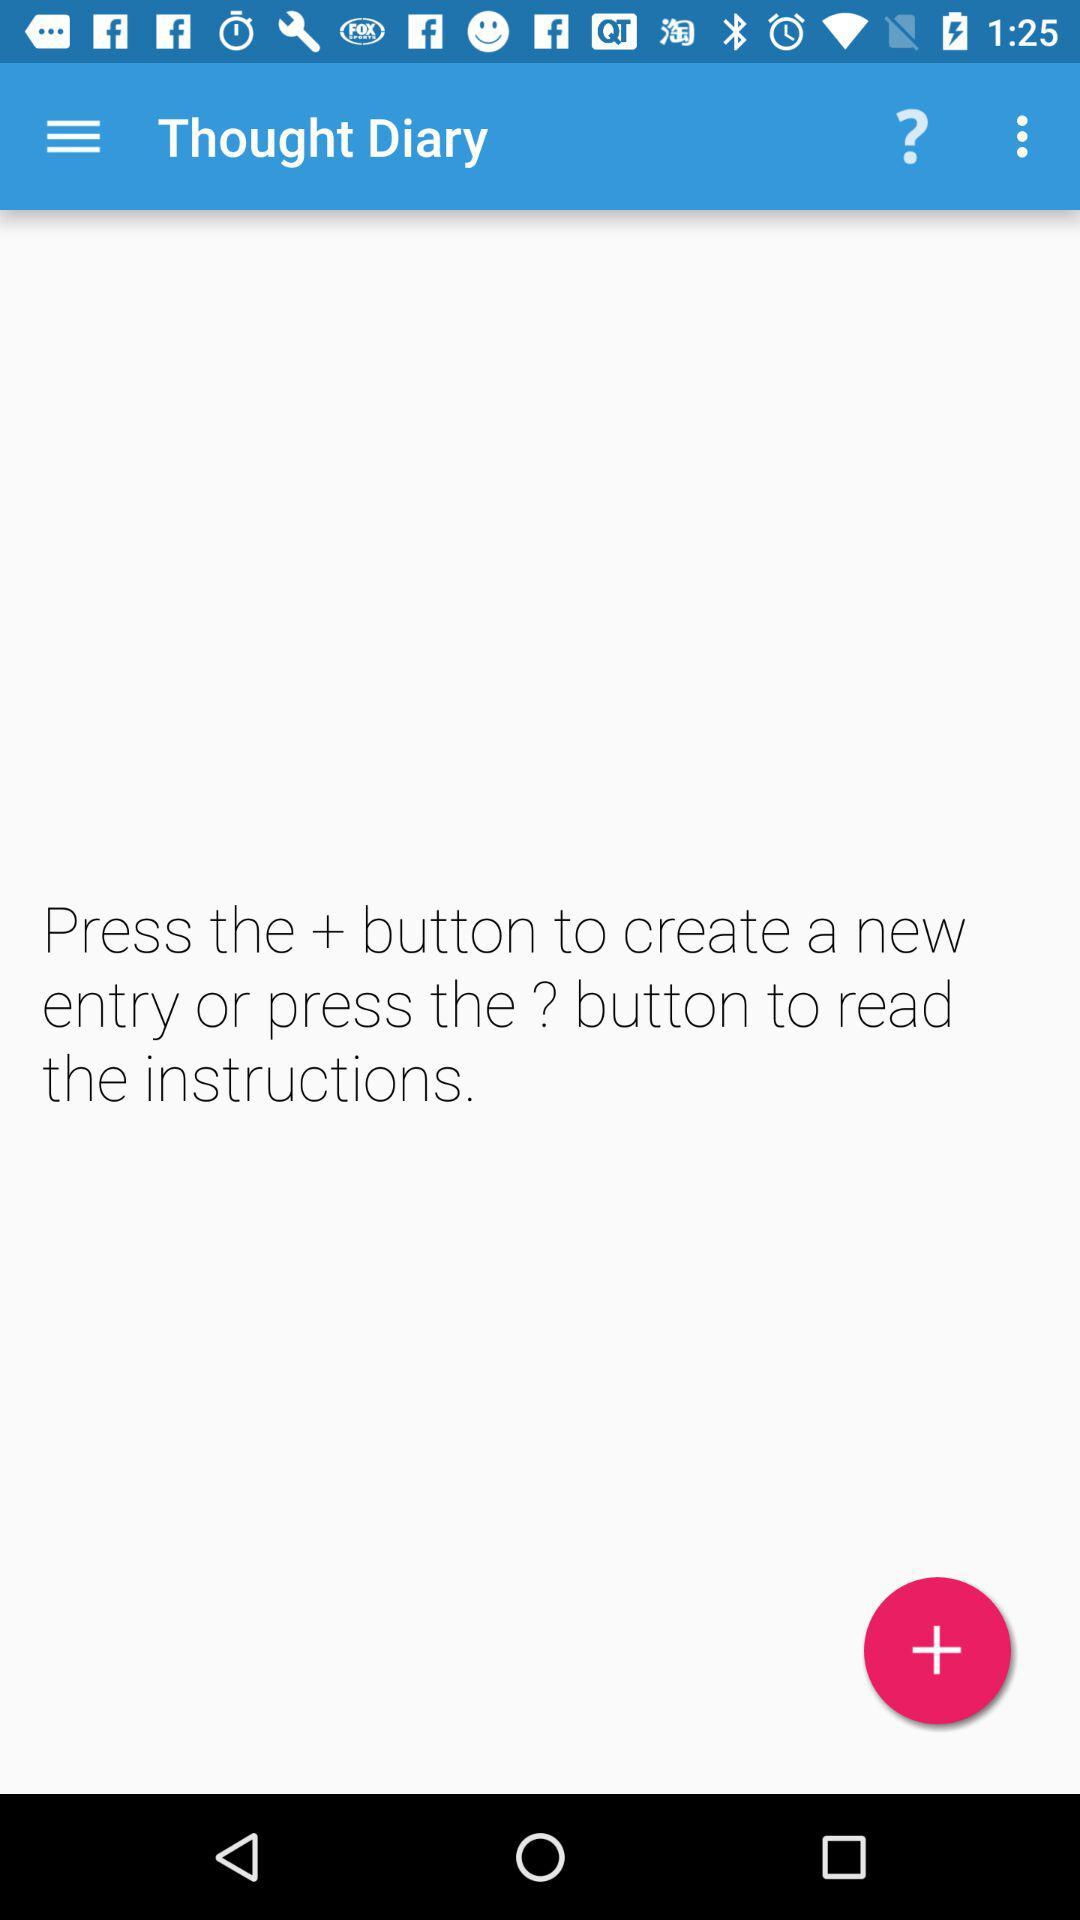 This screenshot has width=1080, height=1920. Describe the element at coordinates (1027, 135) in the screenshot. I see `the item above the press the button item` at that location.